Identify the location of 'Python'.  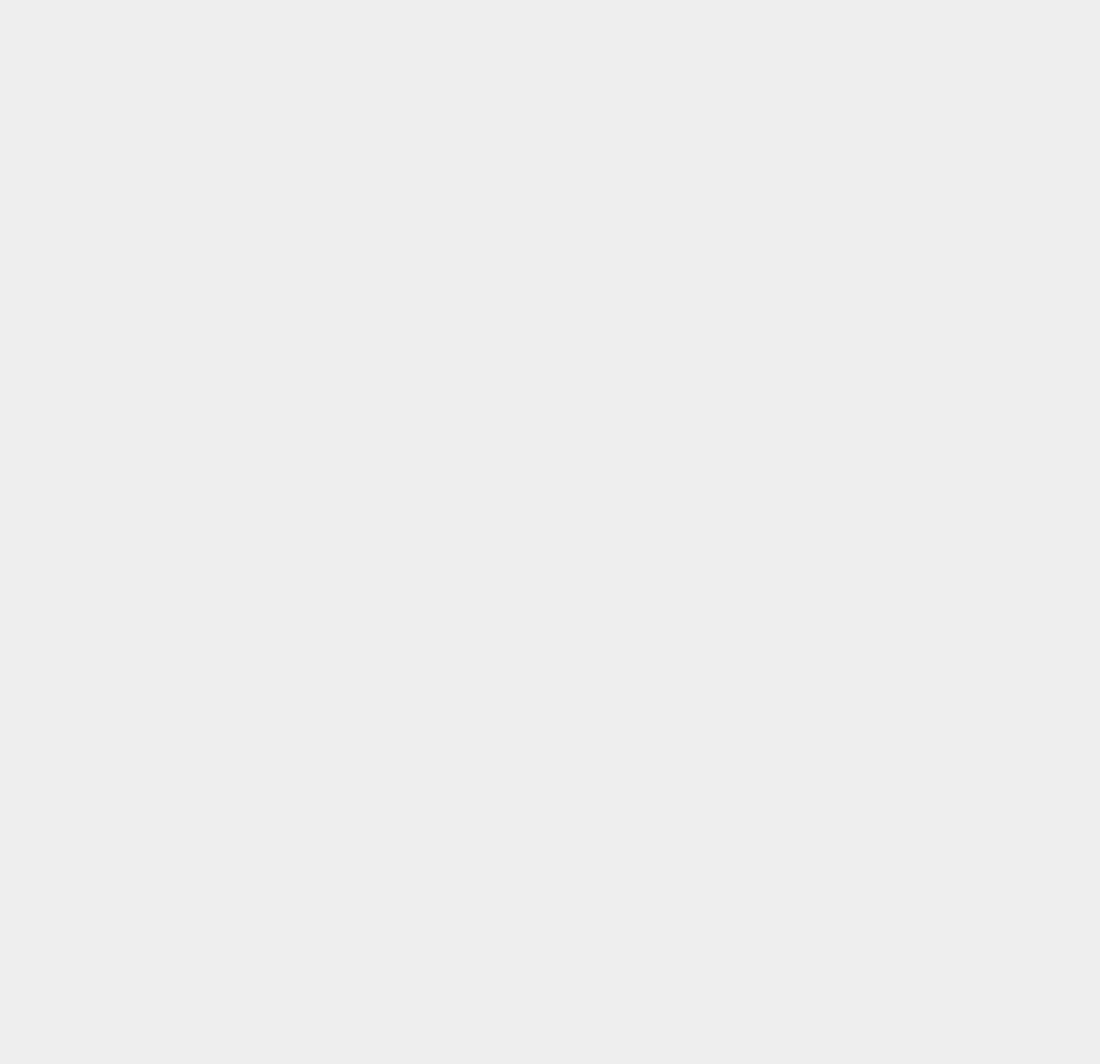
(800, 845).